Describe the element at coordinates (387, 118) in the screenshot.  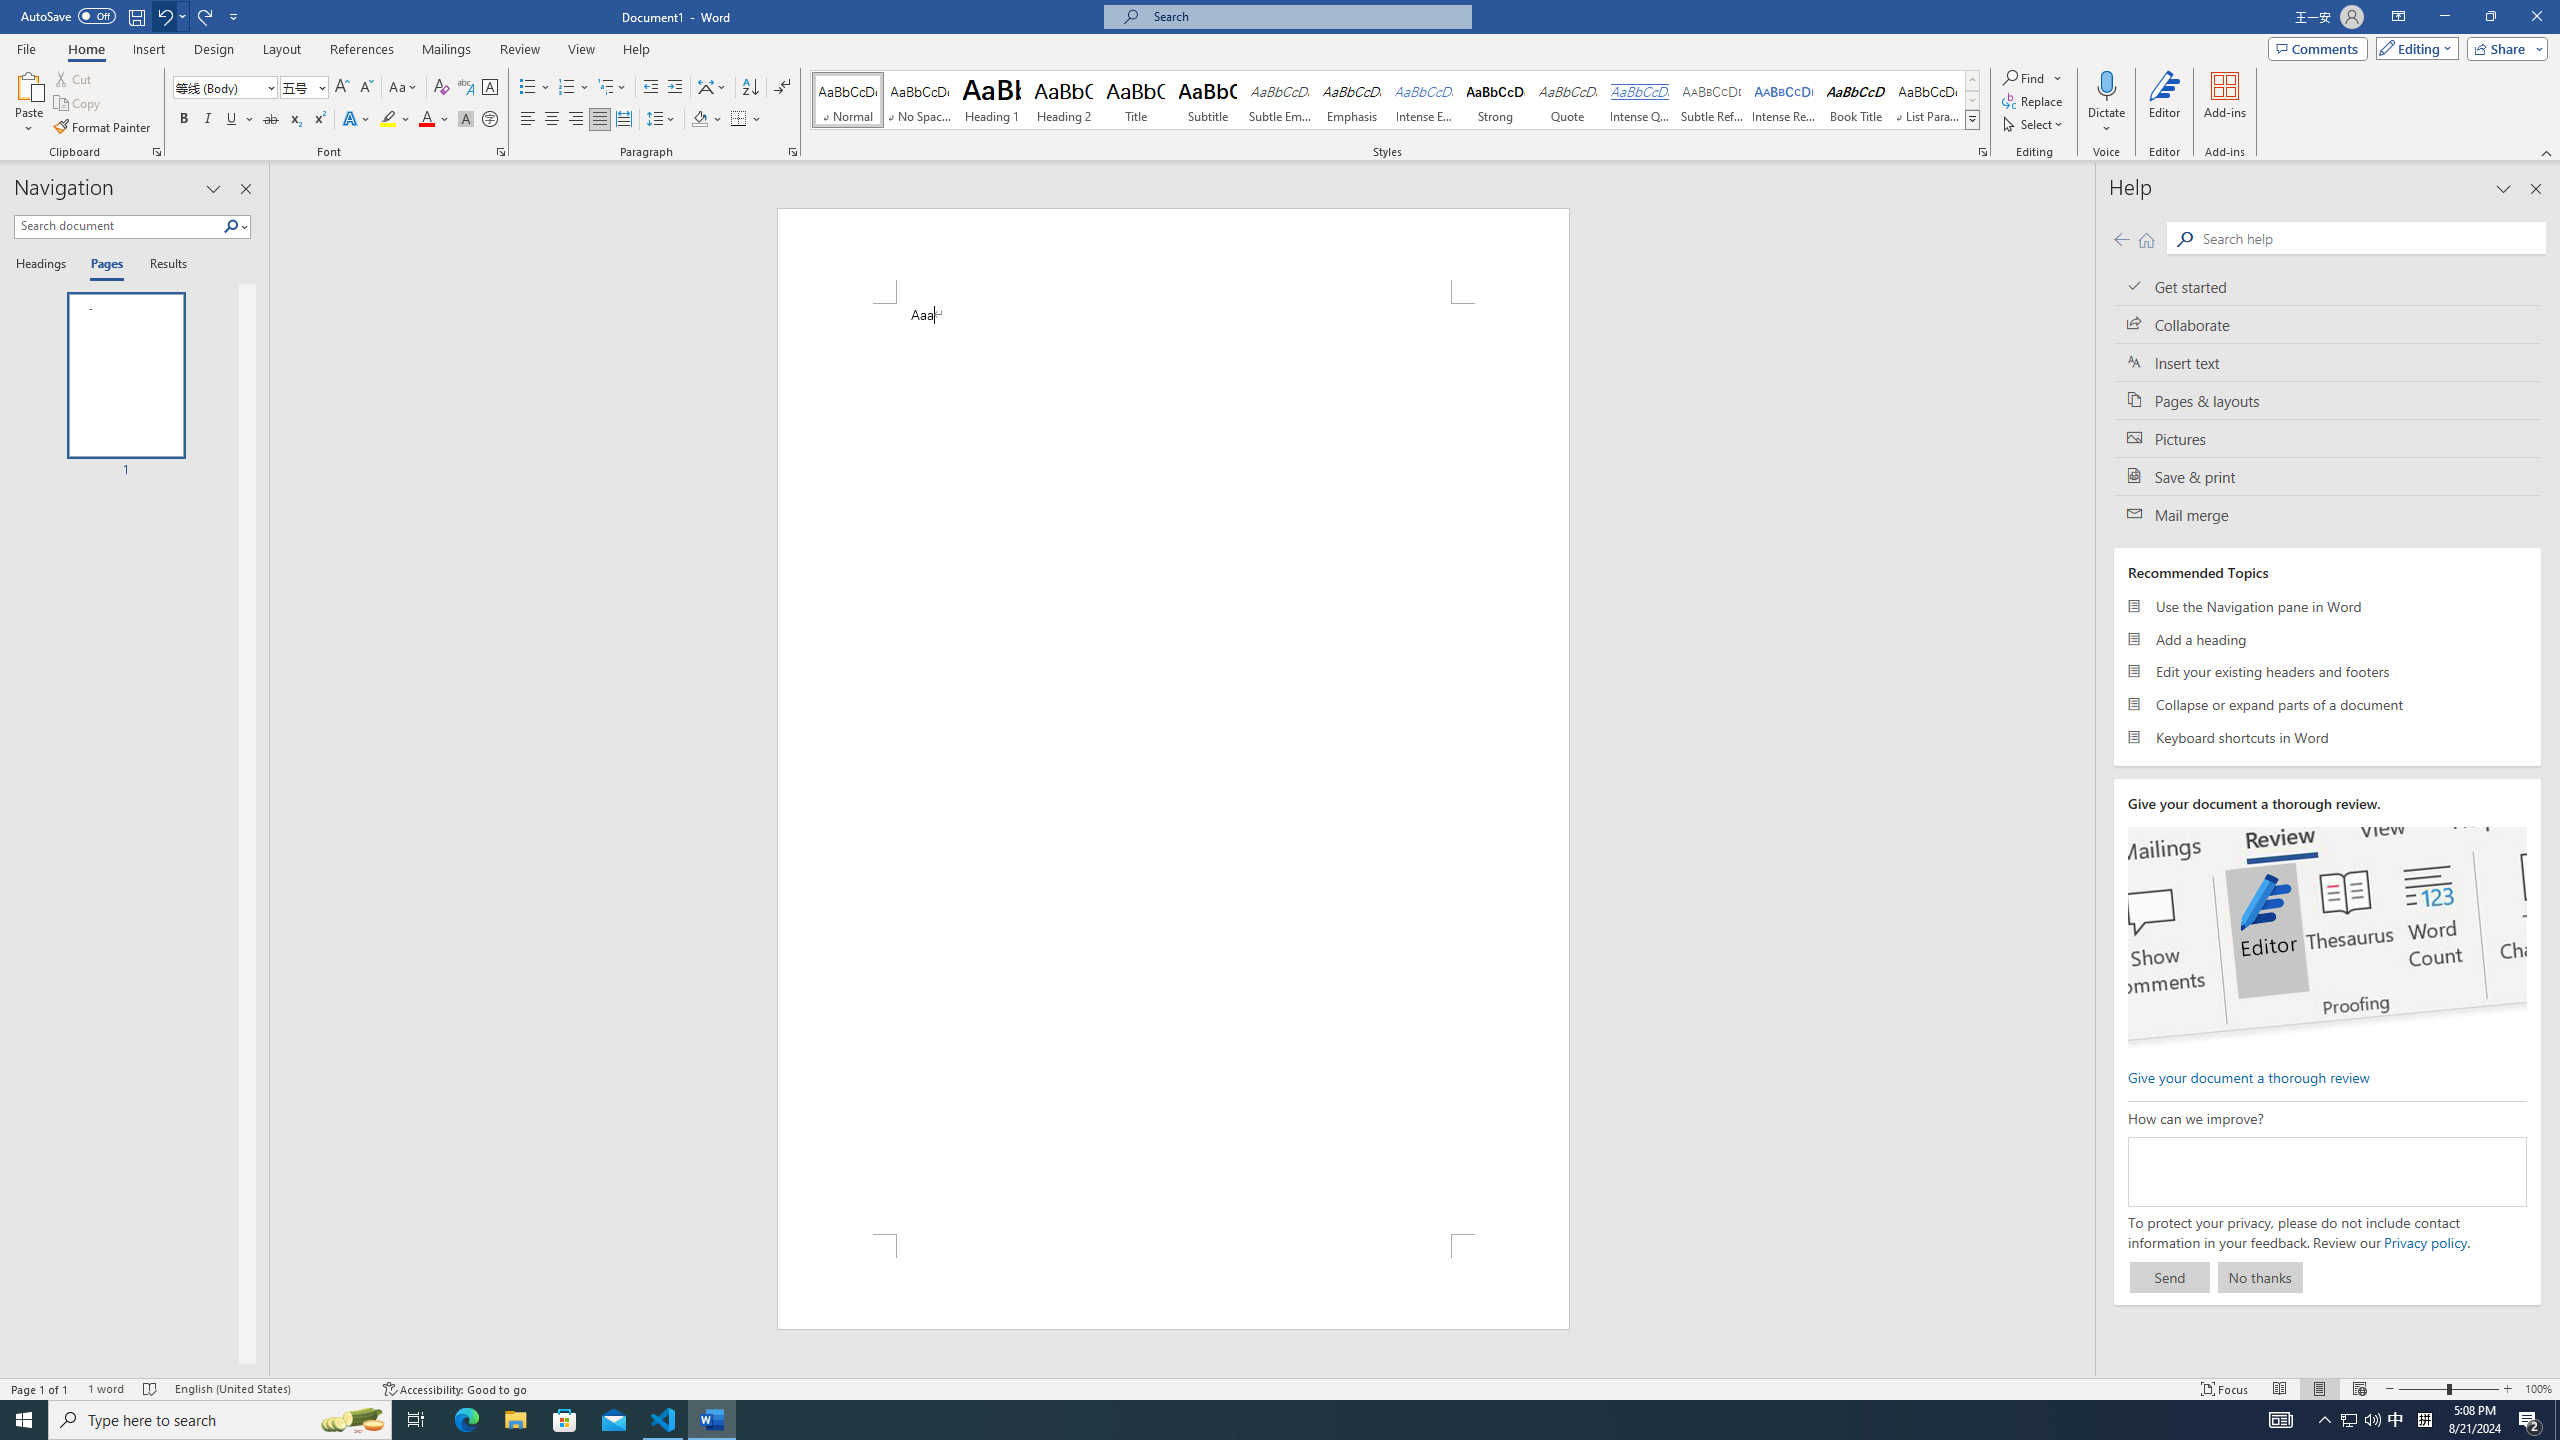
I see `'Text Highlight Color Yellow'` at that location.